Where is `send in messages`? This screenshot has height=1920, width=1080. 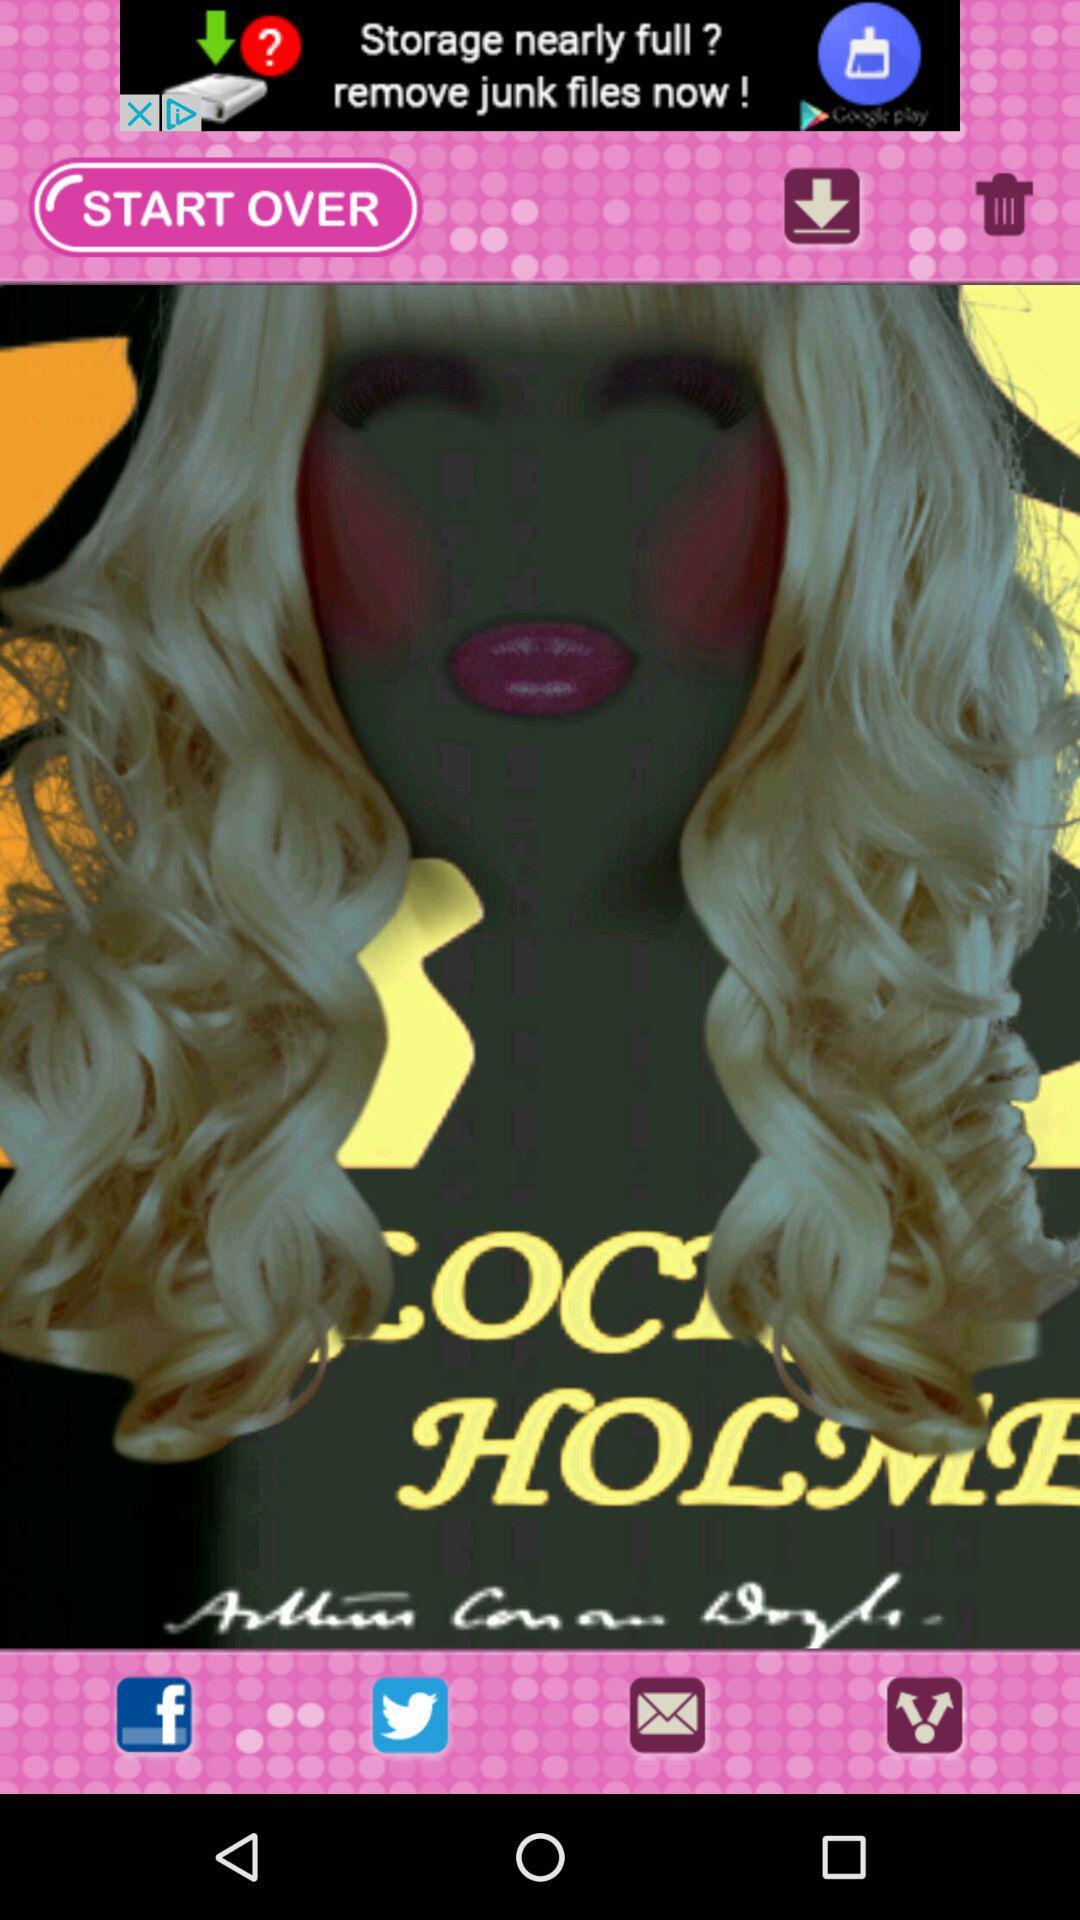 send in messages is located at coordinates (667, 1720).